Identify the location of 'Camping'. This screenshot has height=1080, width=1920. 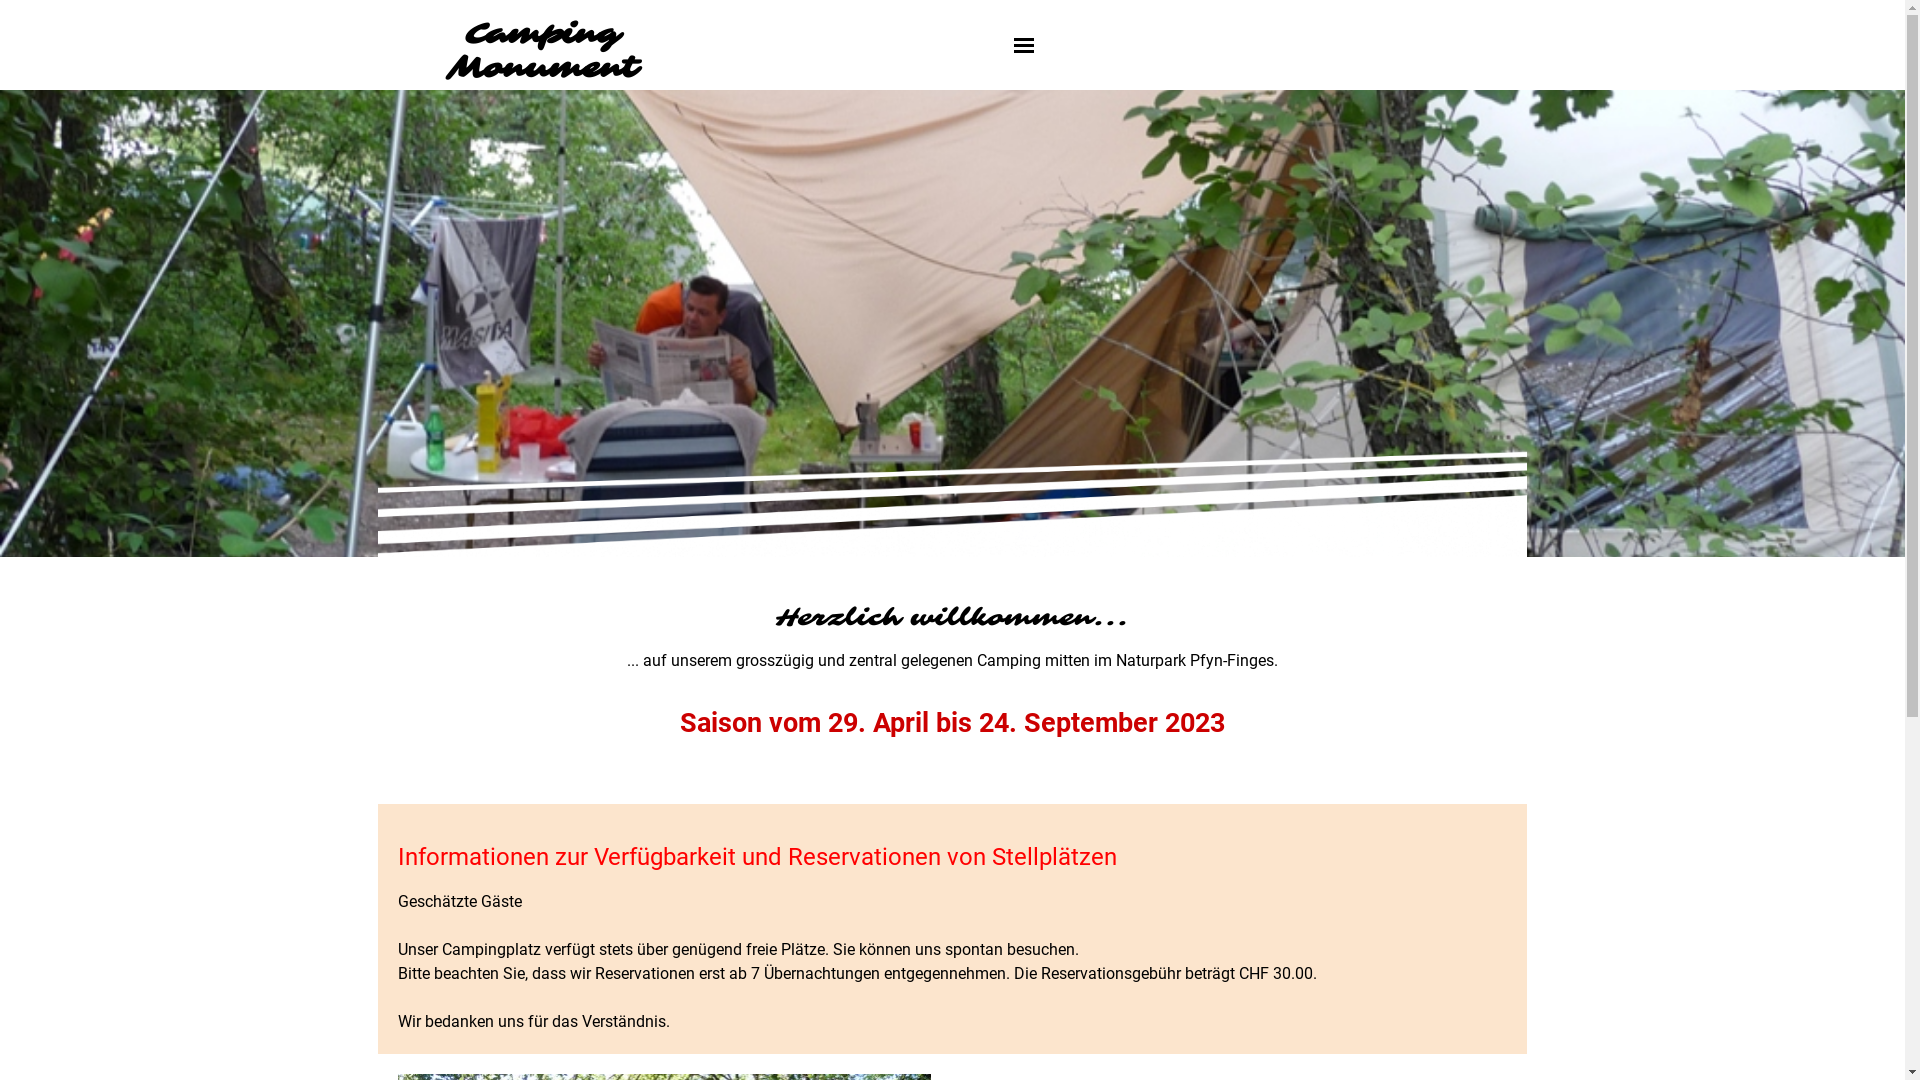
(463, 34).